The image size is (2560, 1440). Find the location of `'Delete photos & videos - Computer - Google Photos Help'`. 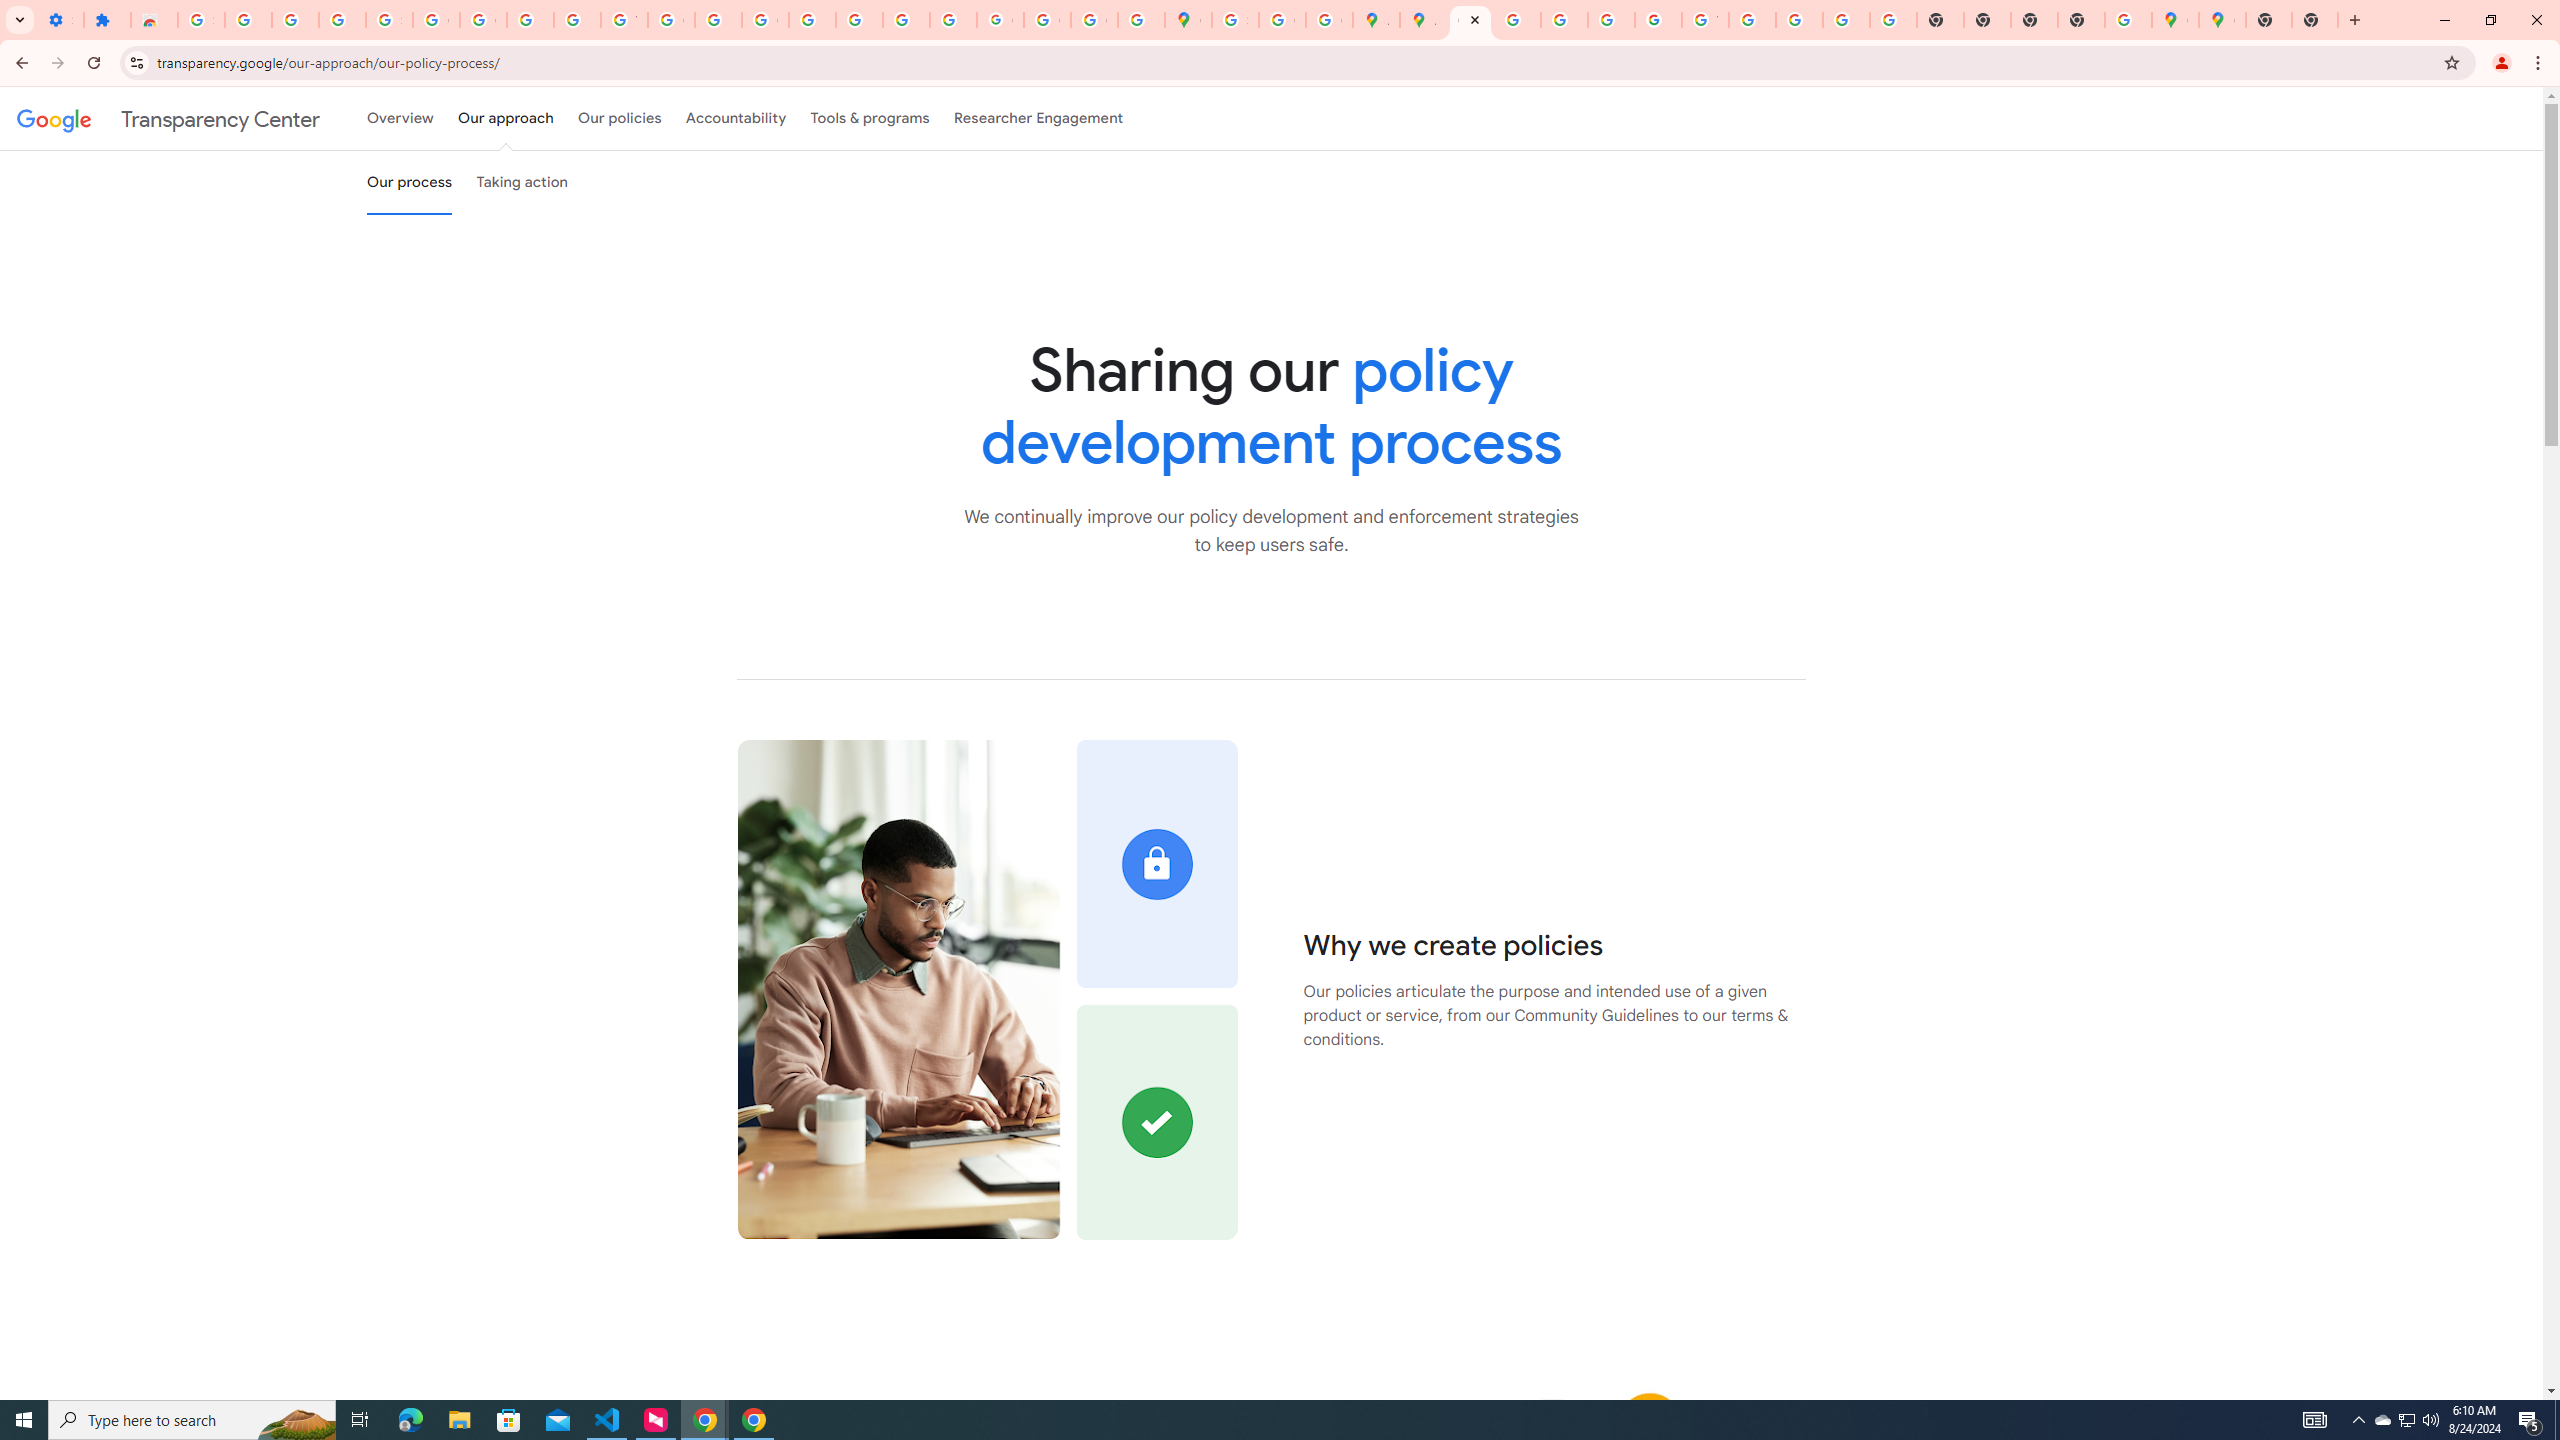

'Delete photos & videos - Computer - Google Photos Help' is located at coordinates (248, 19).